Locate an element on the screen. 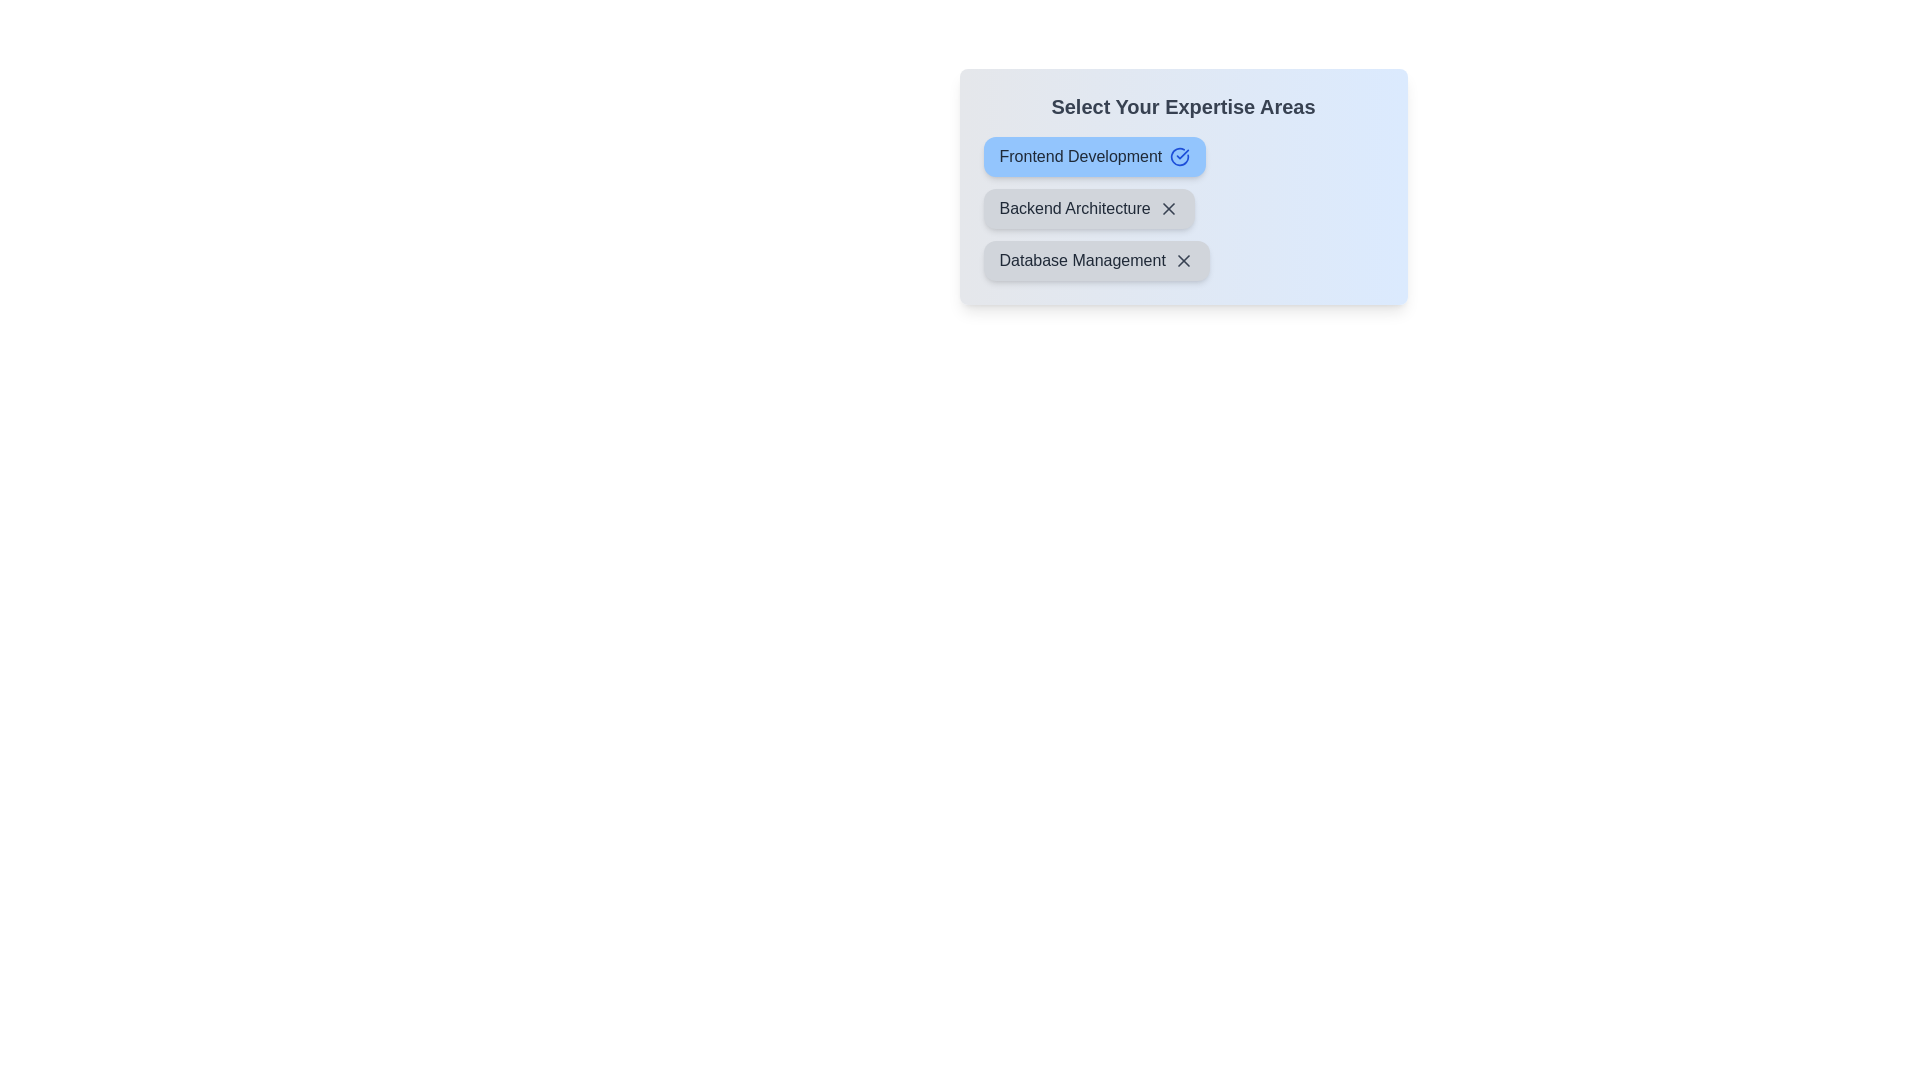  the icon of the tag labeled Frontend Development to toggle its state is located at coordinates (1180, 156).